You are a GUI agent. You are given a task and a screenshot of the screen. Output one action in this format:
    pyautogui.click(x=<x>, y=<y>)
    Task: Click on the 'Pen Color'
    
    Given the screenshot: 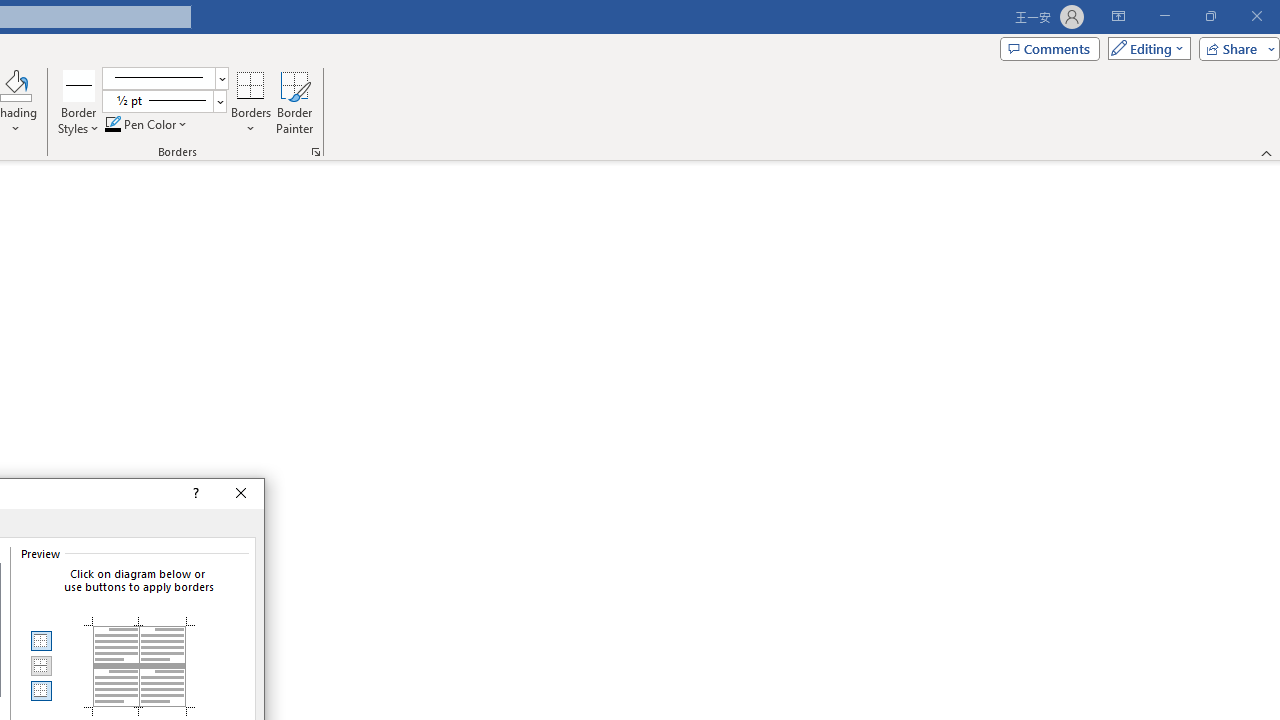 What is the action you would take?
    pyautogui.click(x=146, y=124)
    